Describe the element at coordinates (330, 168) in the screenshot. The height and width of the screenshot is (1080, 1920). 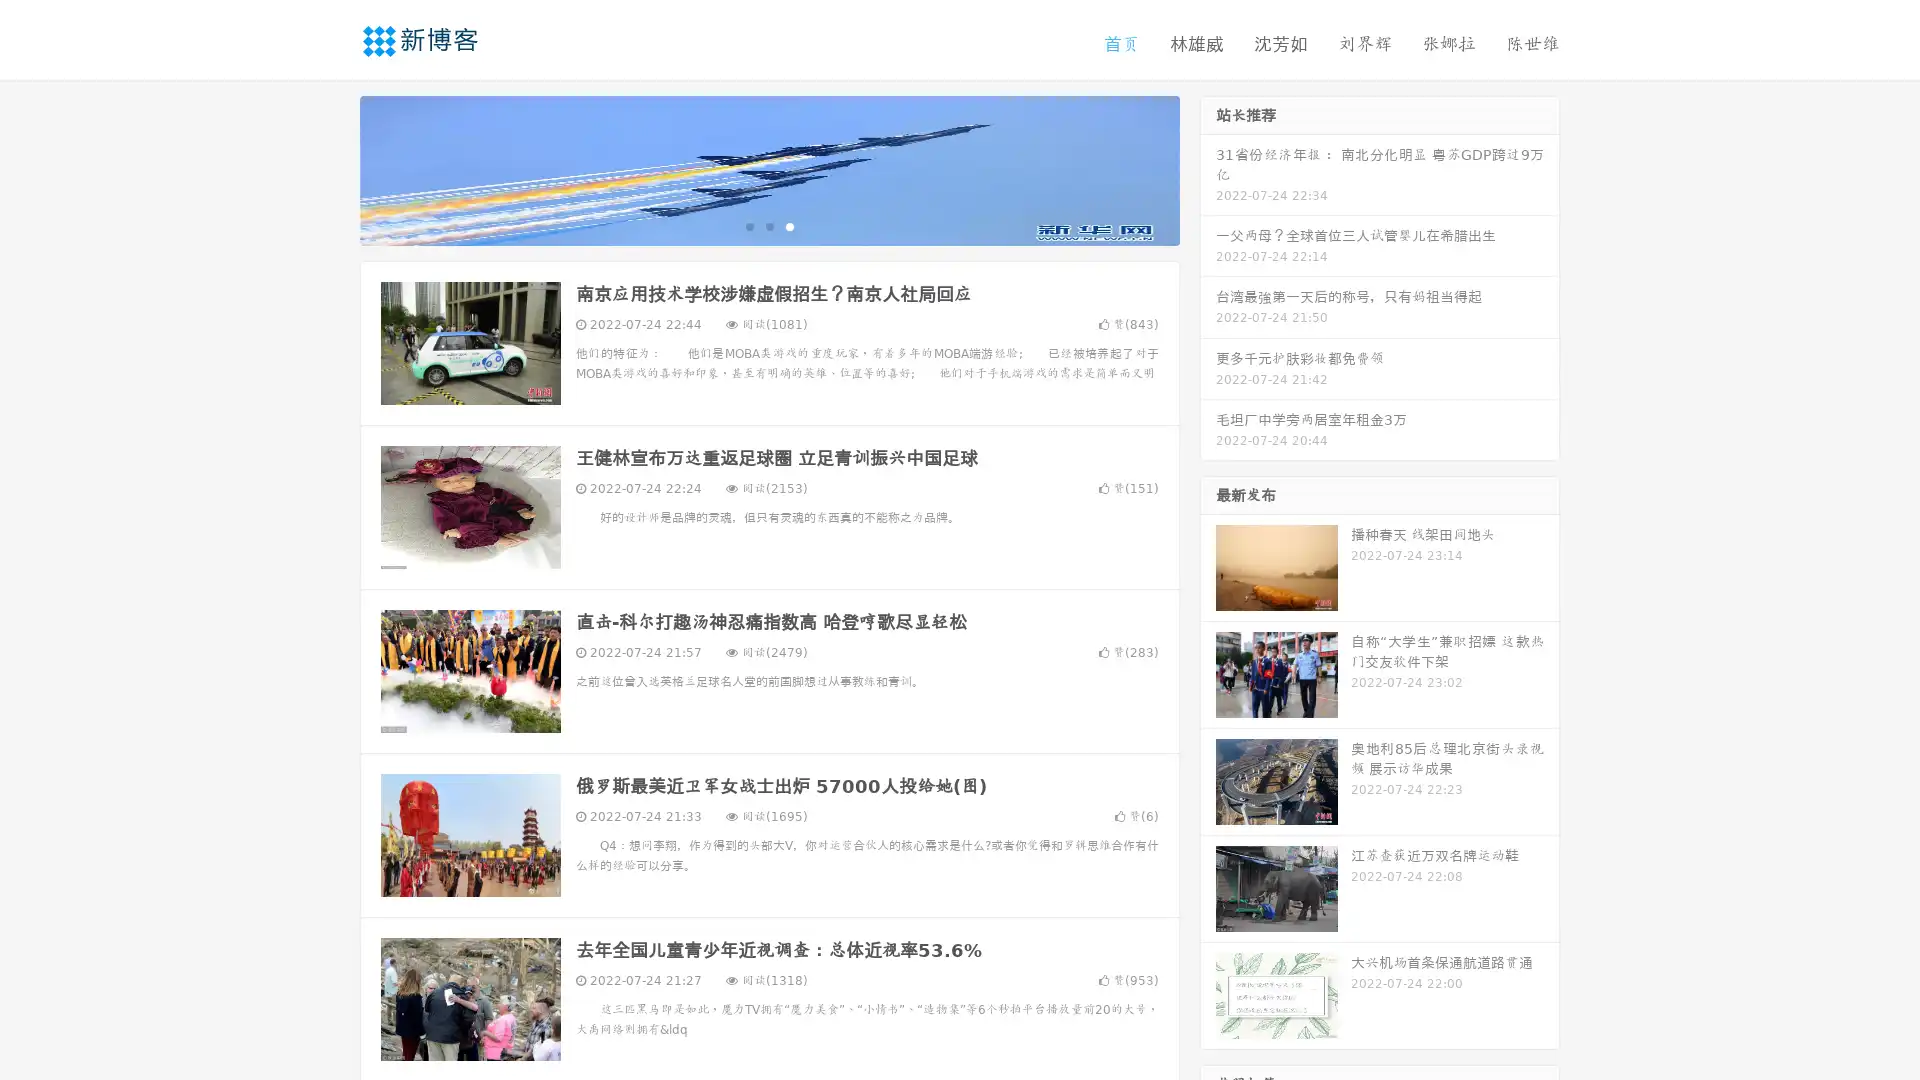
I see `Previous slide` at that location.